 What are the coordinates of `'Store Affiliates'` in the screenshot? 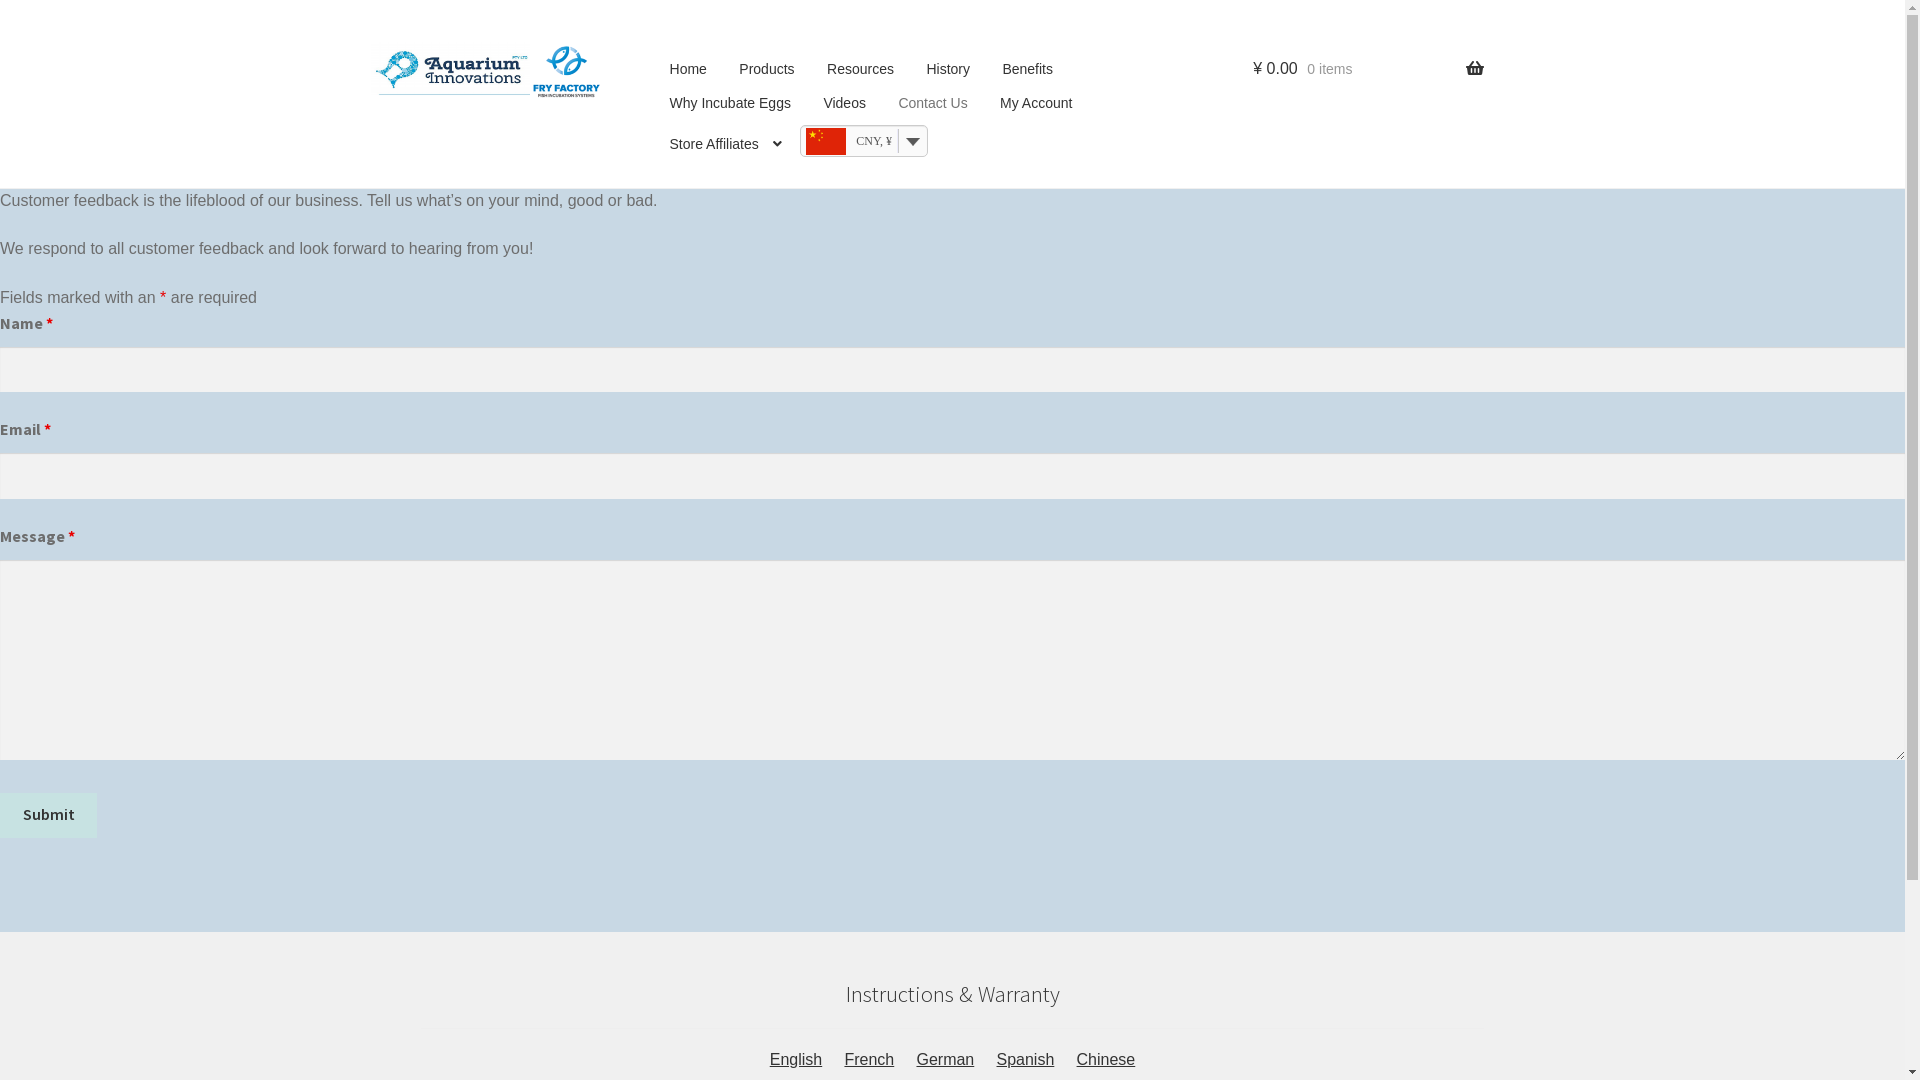 It's located at (724, 148).